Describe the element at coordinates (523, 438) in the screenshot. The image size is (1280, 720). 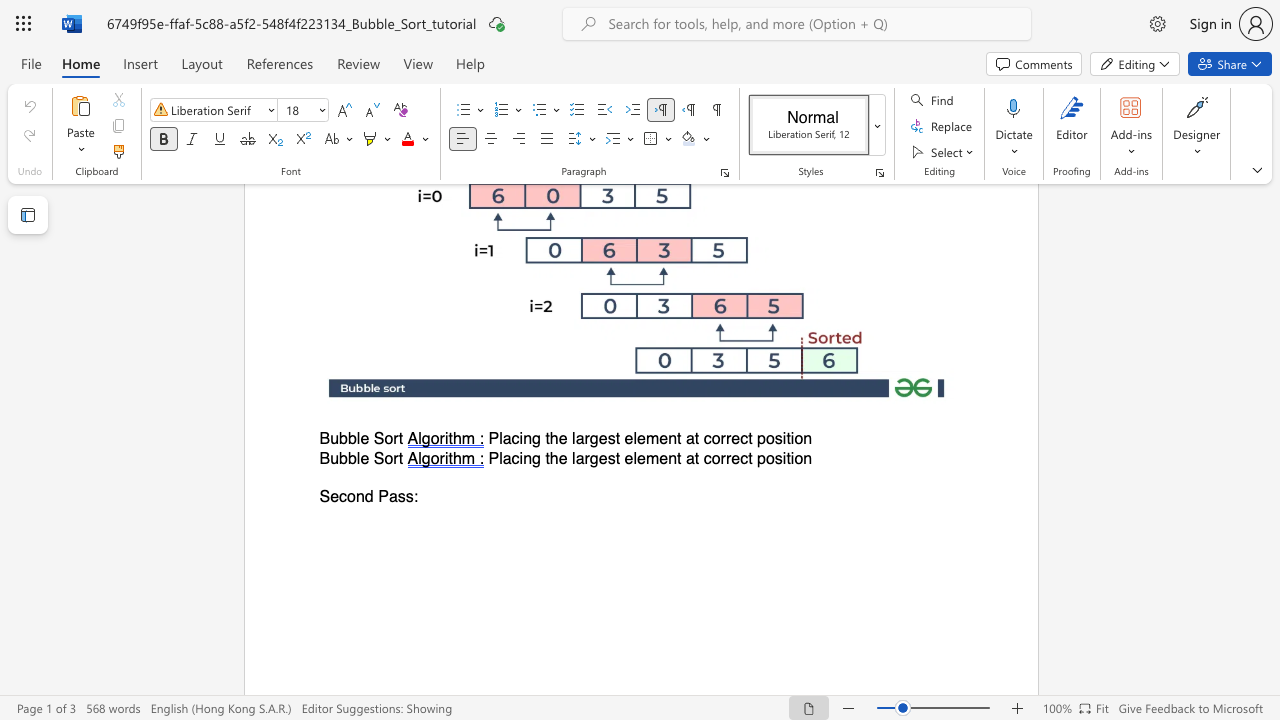
I see `the subset text "ng t" within the text "Placing the largest element at correct position"` at that location.